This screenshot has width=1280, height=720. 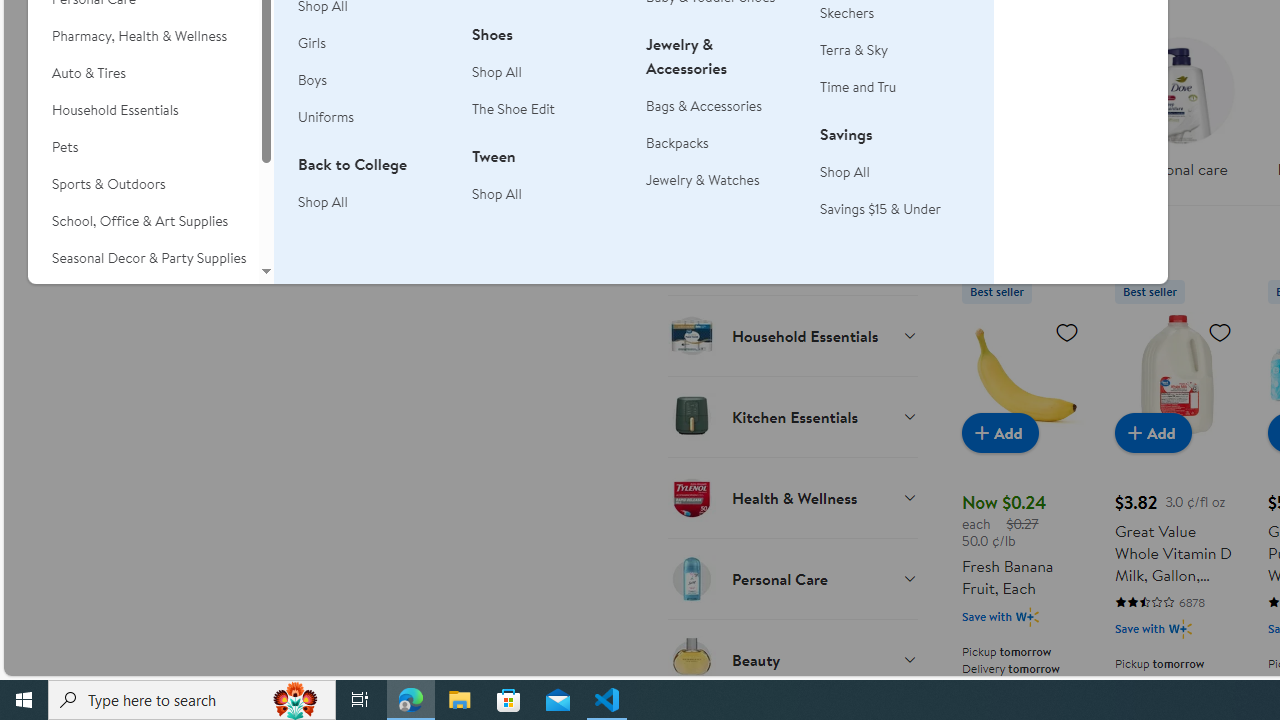 What do you see at coordinates (894, 49) in the screenshot?
I see `'Terra & Sky'` at bounding box center [894, 49].